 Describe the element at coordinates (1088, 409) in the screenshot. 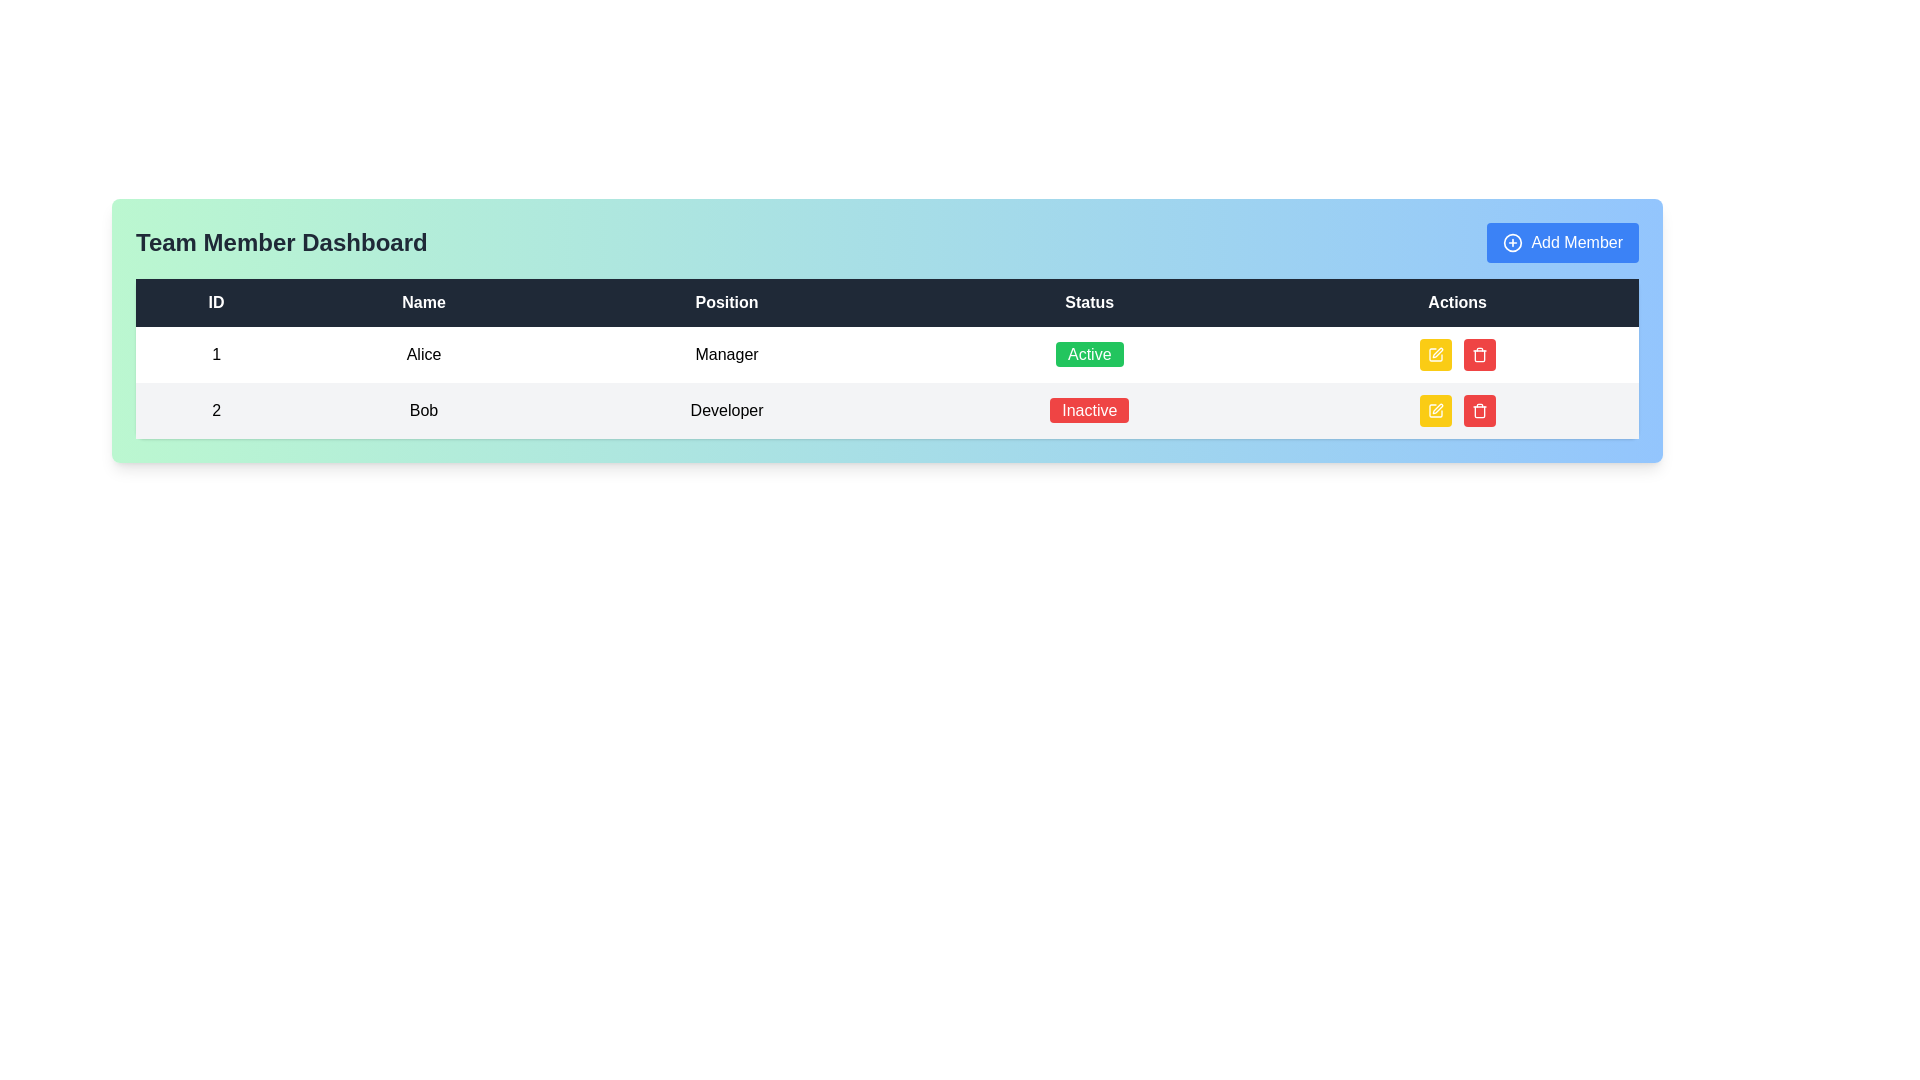

I see `the Status indicator button for team member 'Bob', who is a Developer, located in the second row of the table under the 'Status' column` at that location.